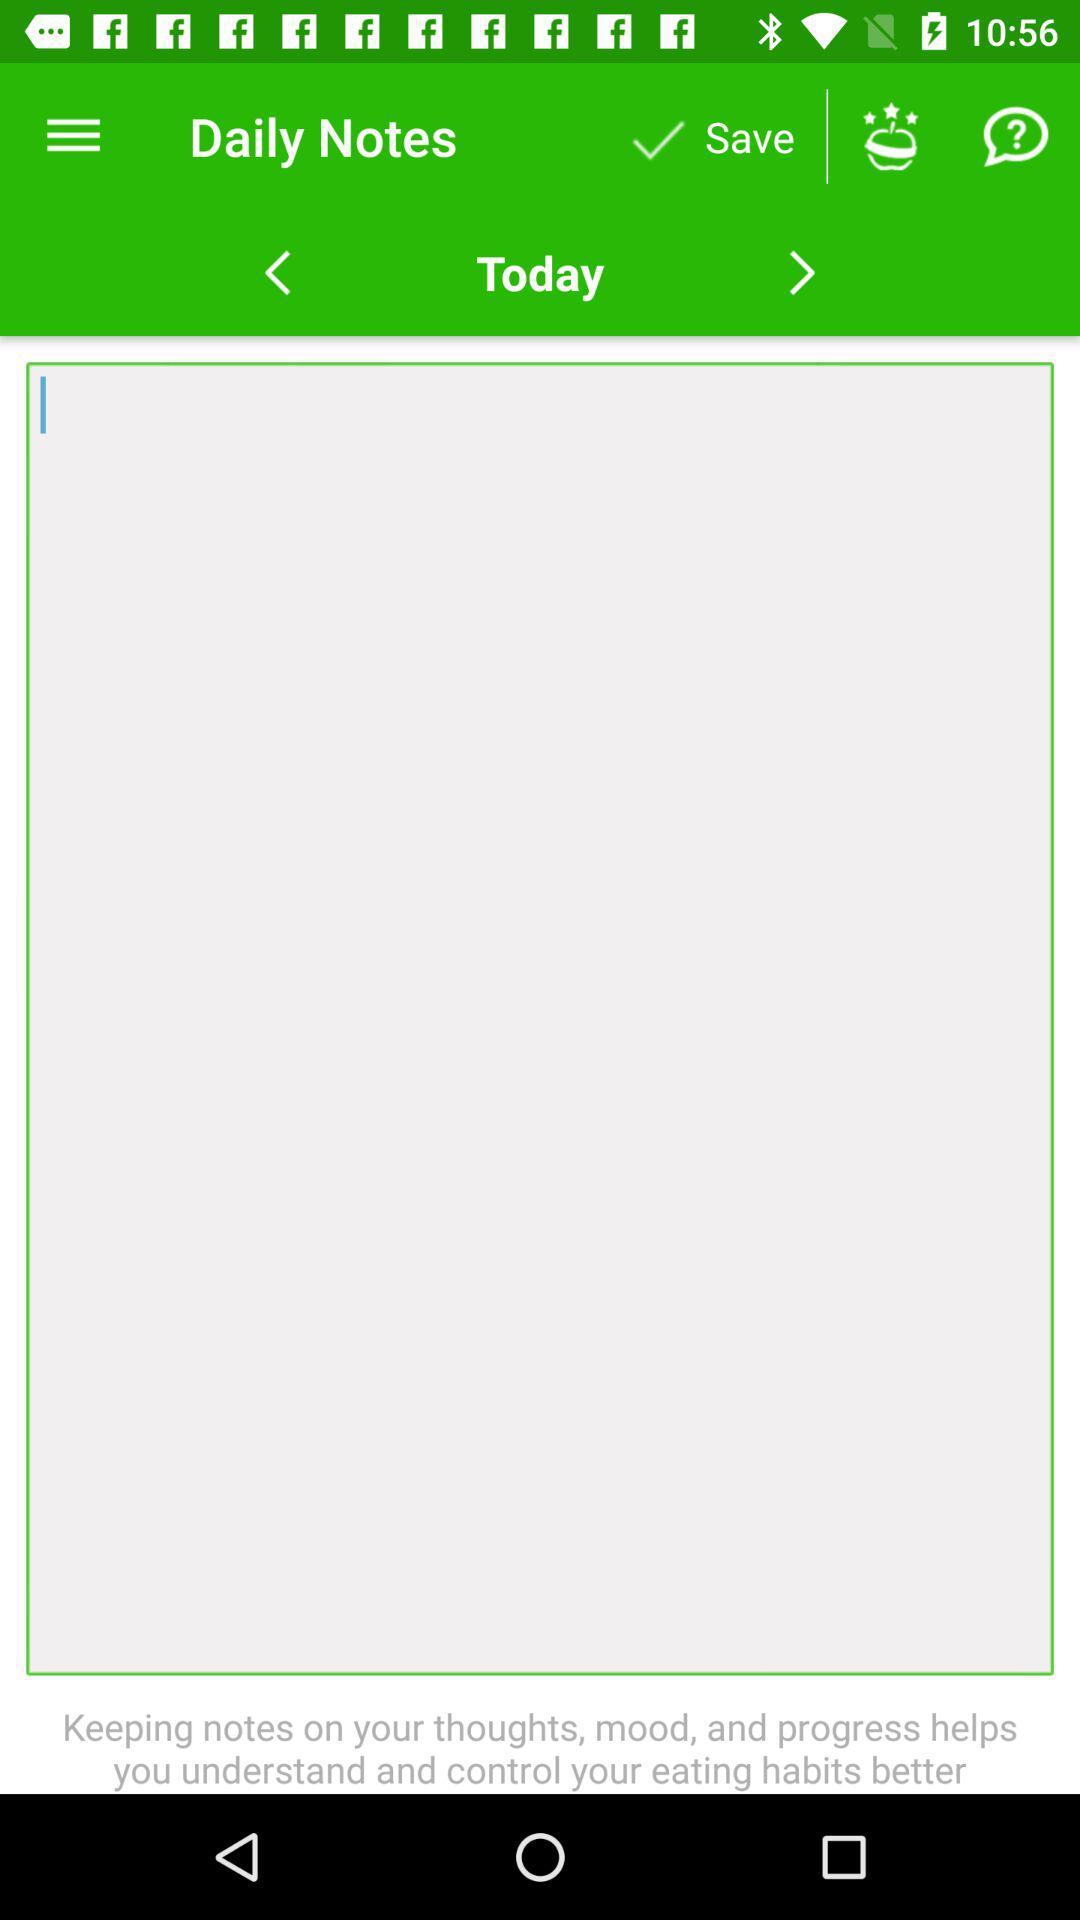 Image resolution: width=1080 pixels, height=1920 pixels. What do you see at coordinates (277, 272) in the screenshot?
I see `the arrow_backward icon` at bounding box center [277, 272].